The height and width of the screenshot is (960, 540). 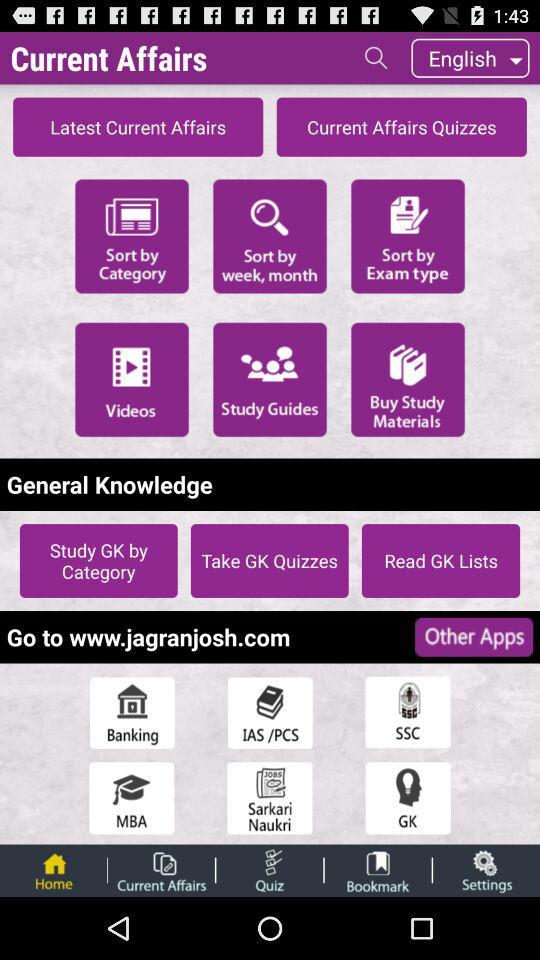 I want to click on open the settings, so click(x=485, y=869).